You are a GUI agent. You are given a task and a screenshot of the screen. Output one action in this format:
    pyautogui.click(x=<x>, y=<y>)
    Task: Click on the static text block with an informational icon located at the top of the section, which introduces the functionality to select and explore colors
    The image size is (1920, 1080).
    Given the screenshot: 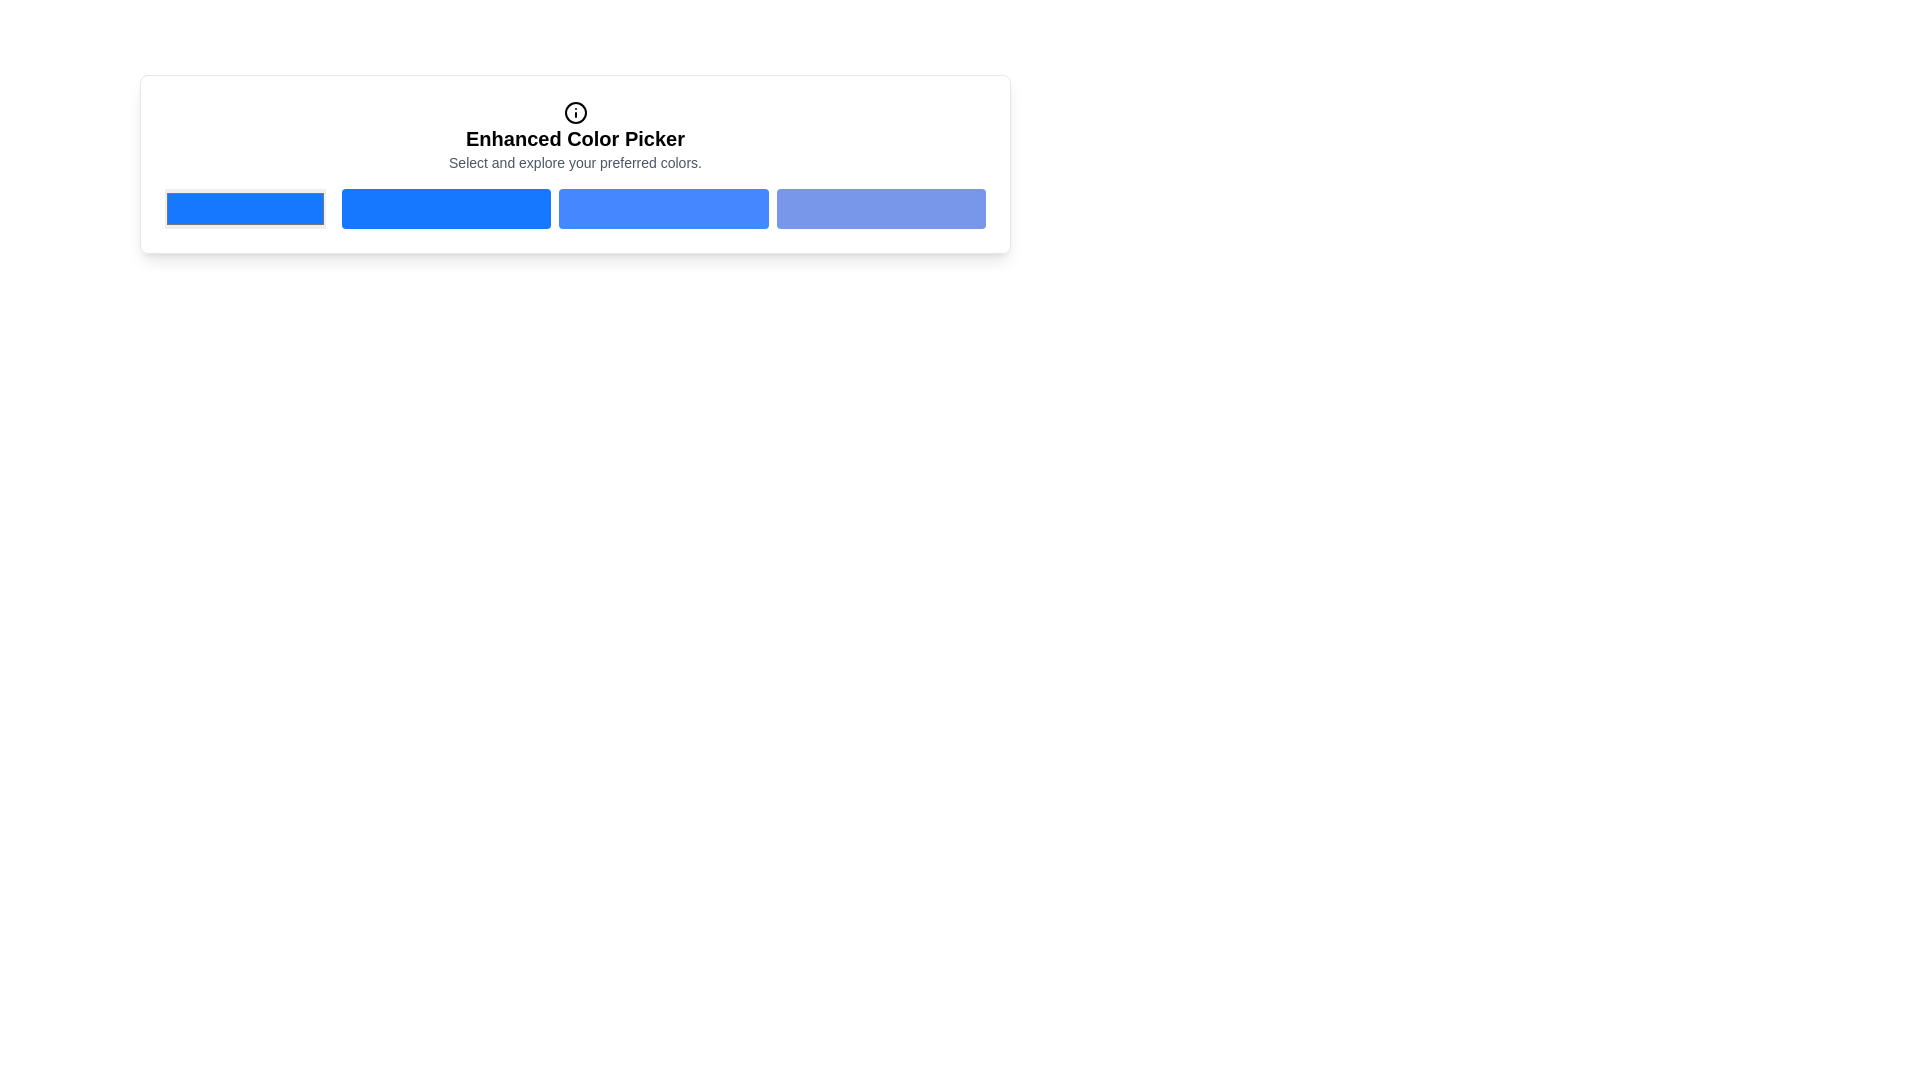 What is the action you would take?
    pyautogui.click(x=574, y=135)
    